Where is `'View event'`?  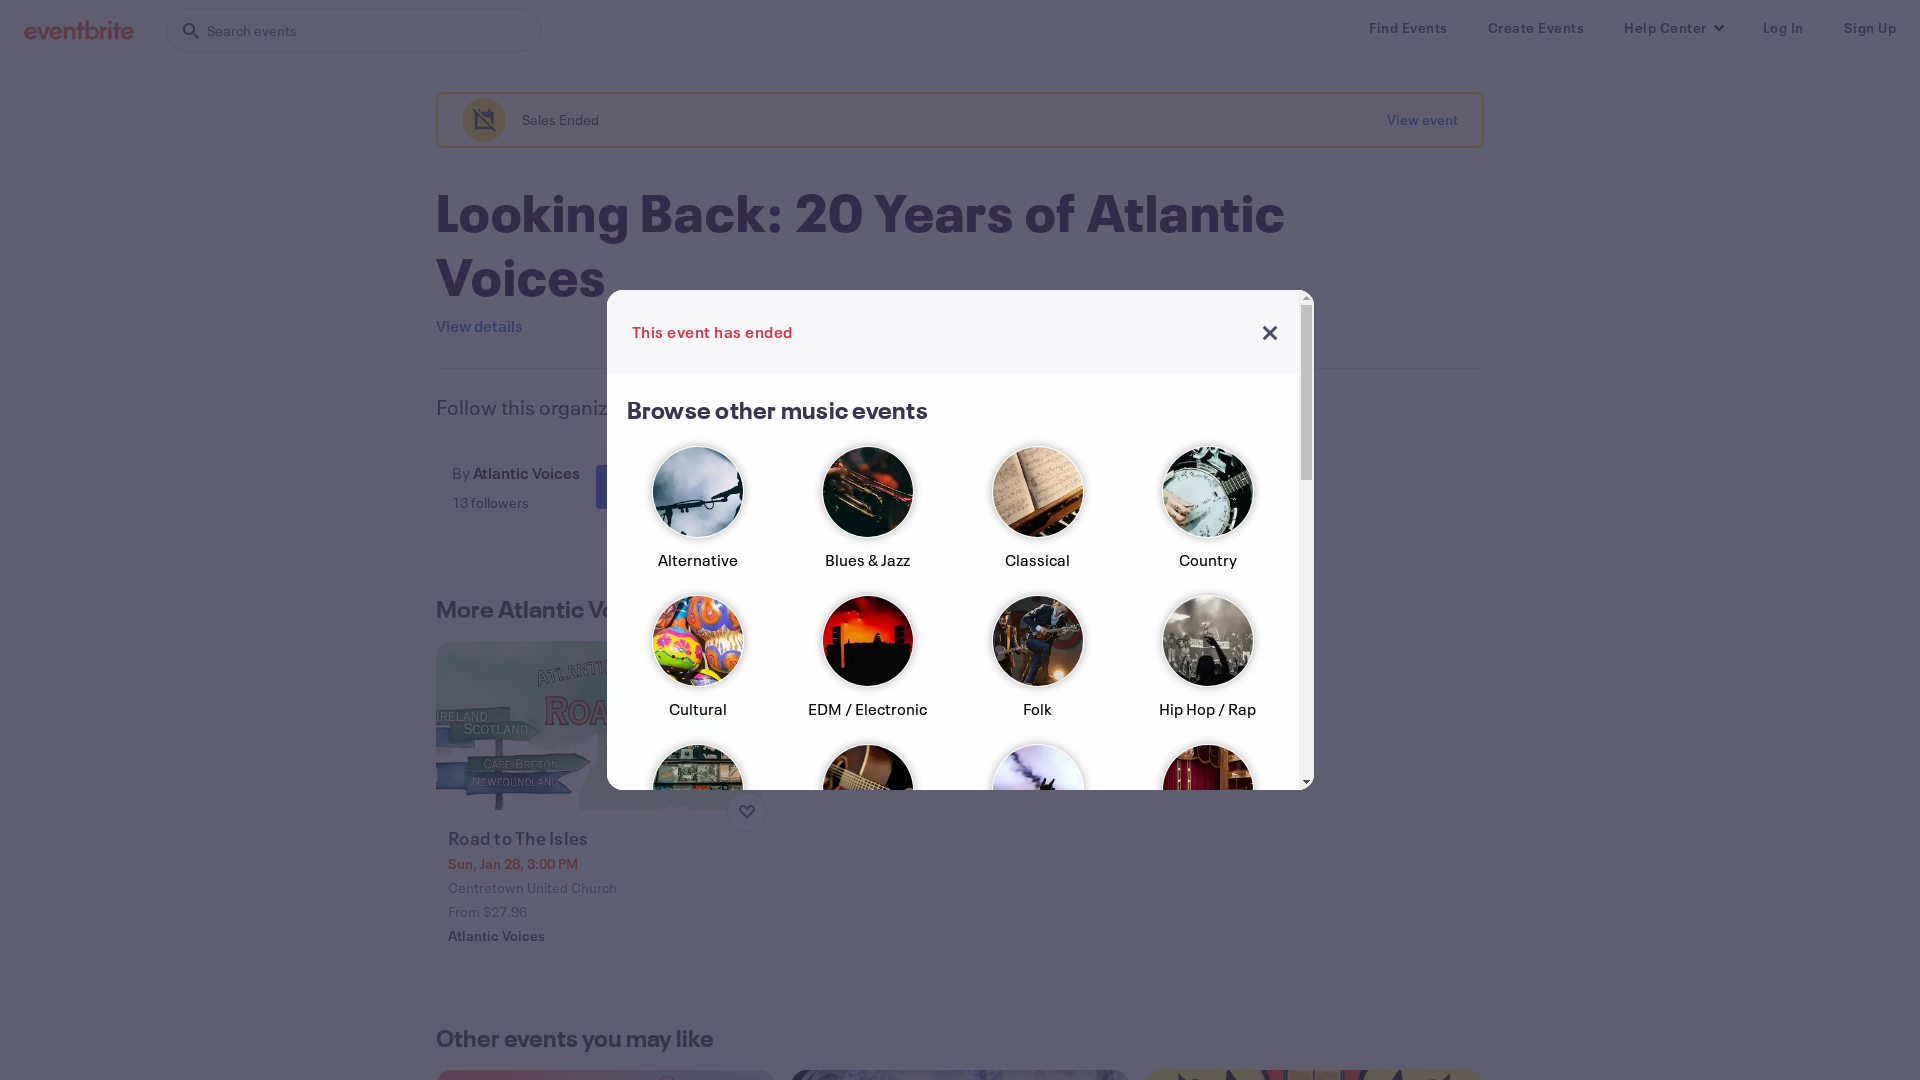 'View event' is located at coordinates (1421, 119).